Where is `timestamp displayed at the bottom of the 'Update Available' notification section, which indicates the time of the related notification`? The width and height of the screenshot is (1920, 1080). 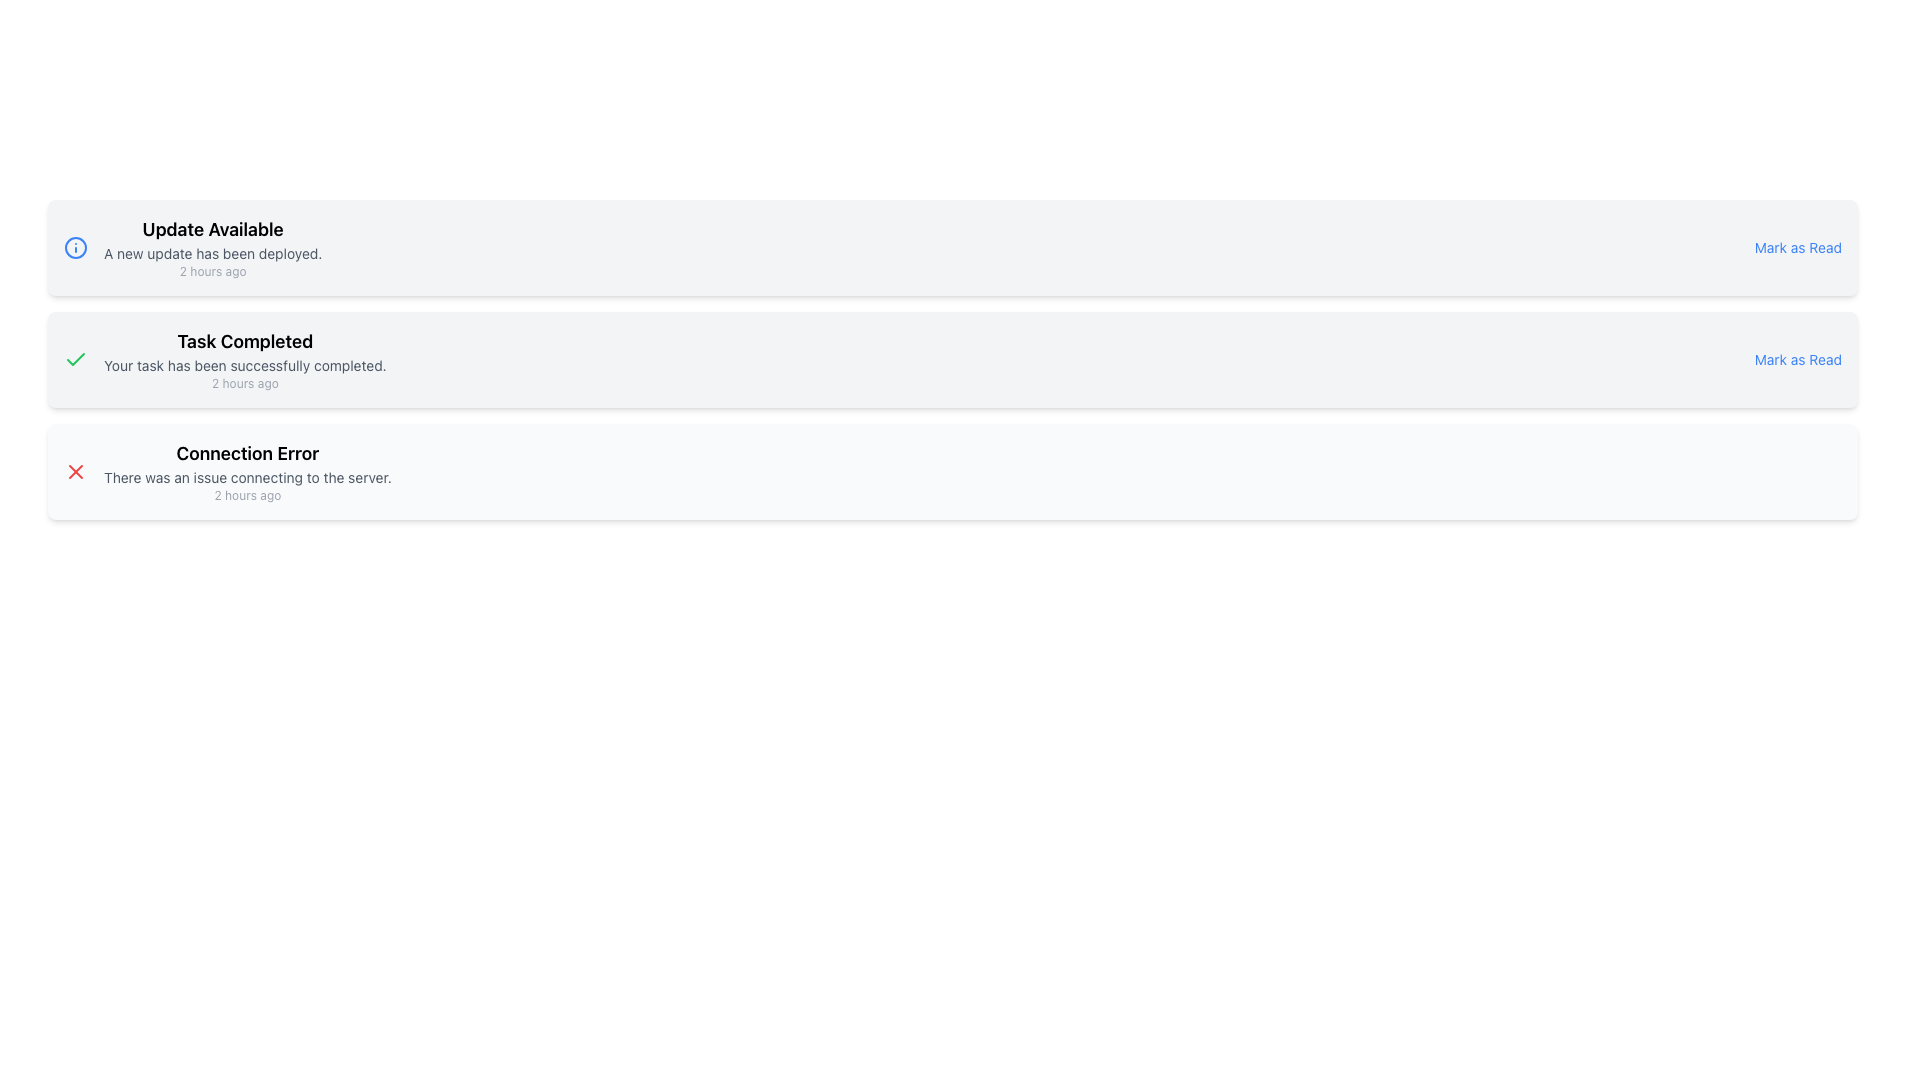
timestamp displayed at the bottom of the 'Update Available' notification section, which indicates the time of the related notification is located at coordinates (213, 272).